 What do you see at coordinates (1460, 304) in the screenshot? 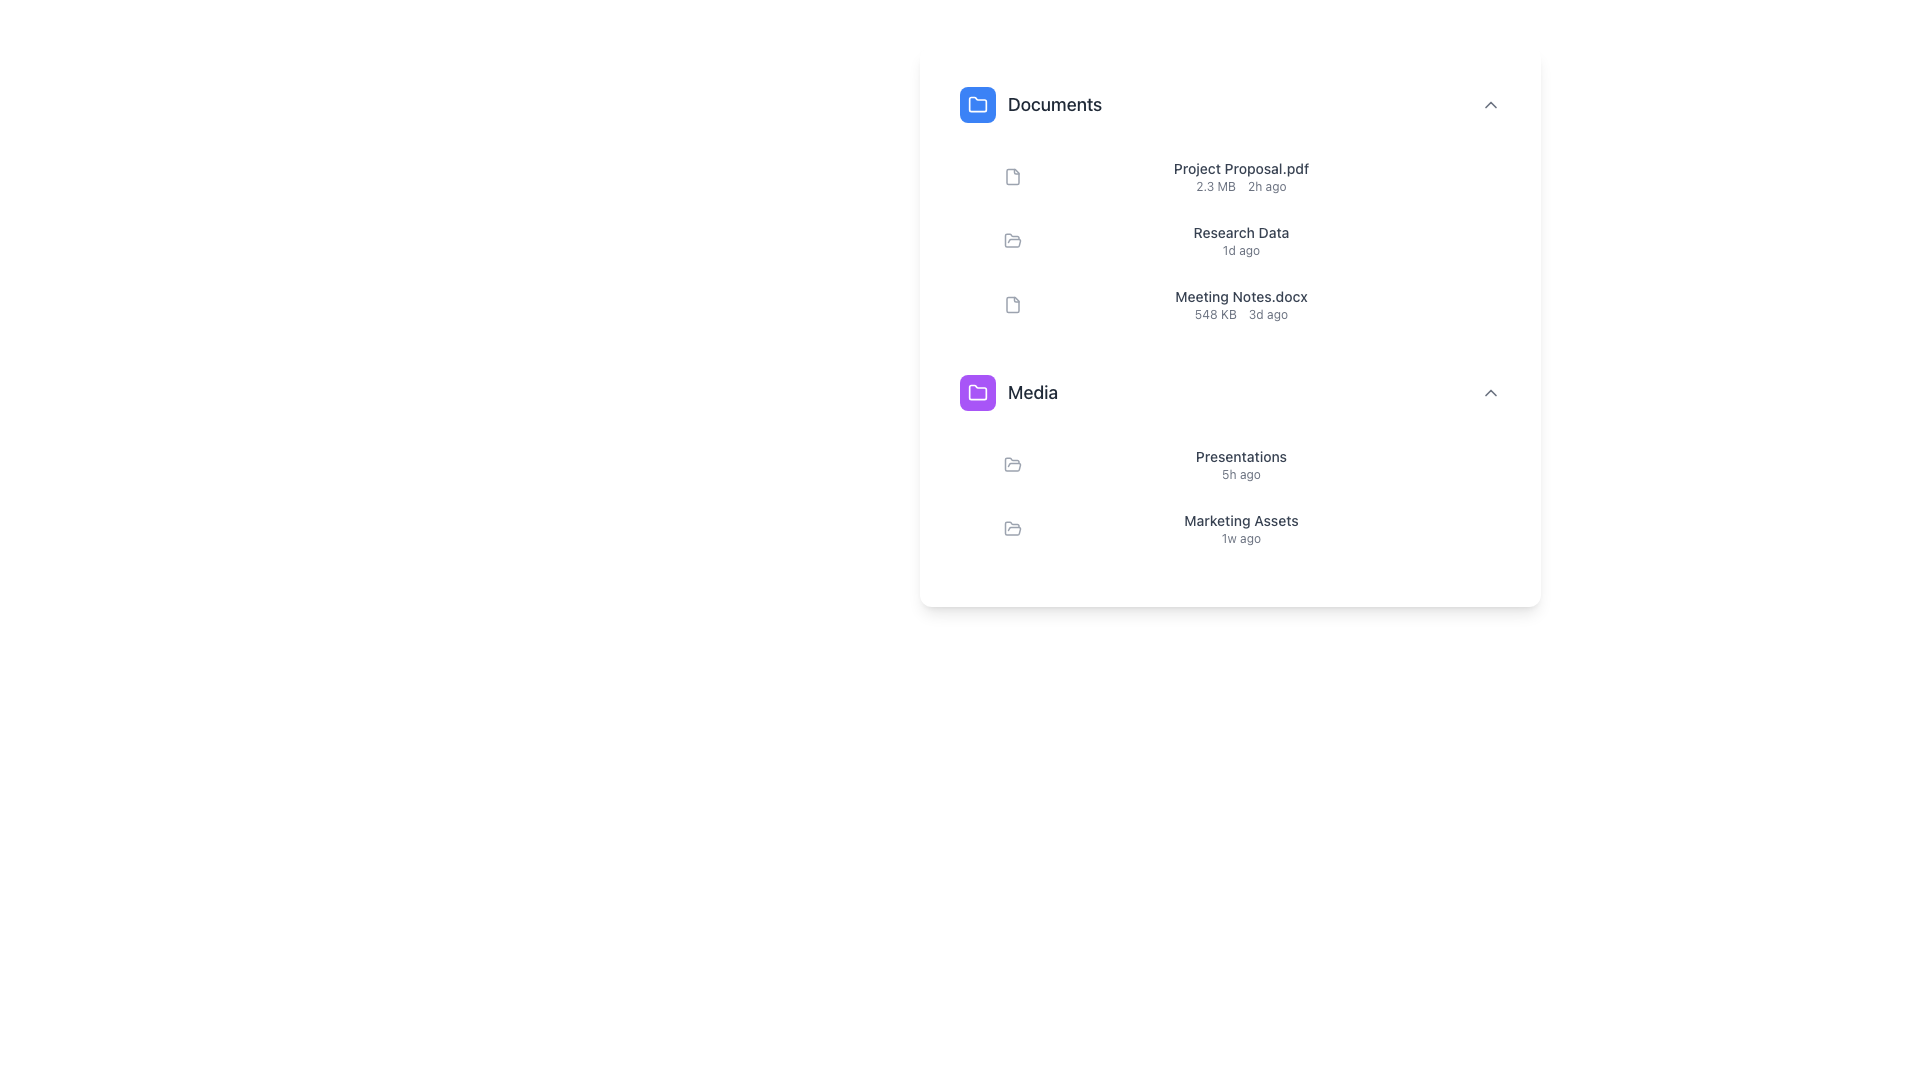
I see `the toggleable star button next to 'Meeting Notes.docx'` at bounding box center [1460, 304].